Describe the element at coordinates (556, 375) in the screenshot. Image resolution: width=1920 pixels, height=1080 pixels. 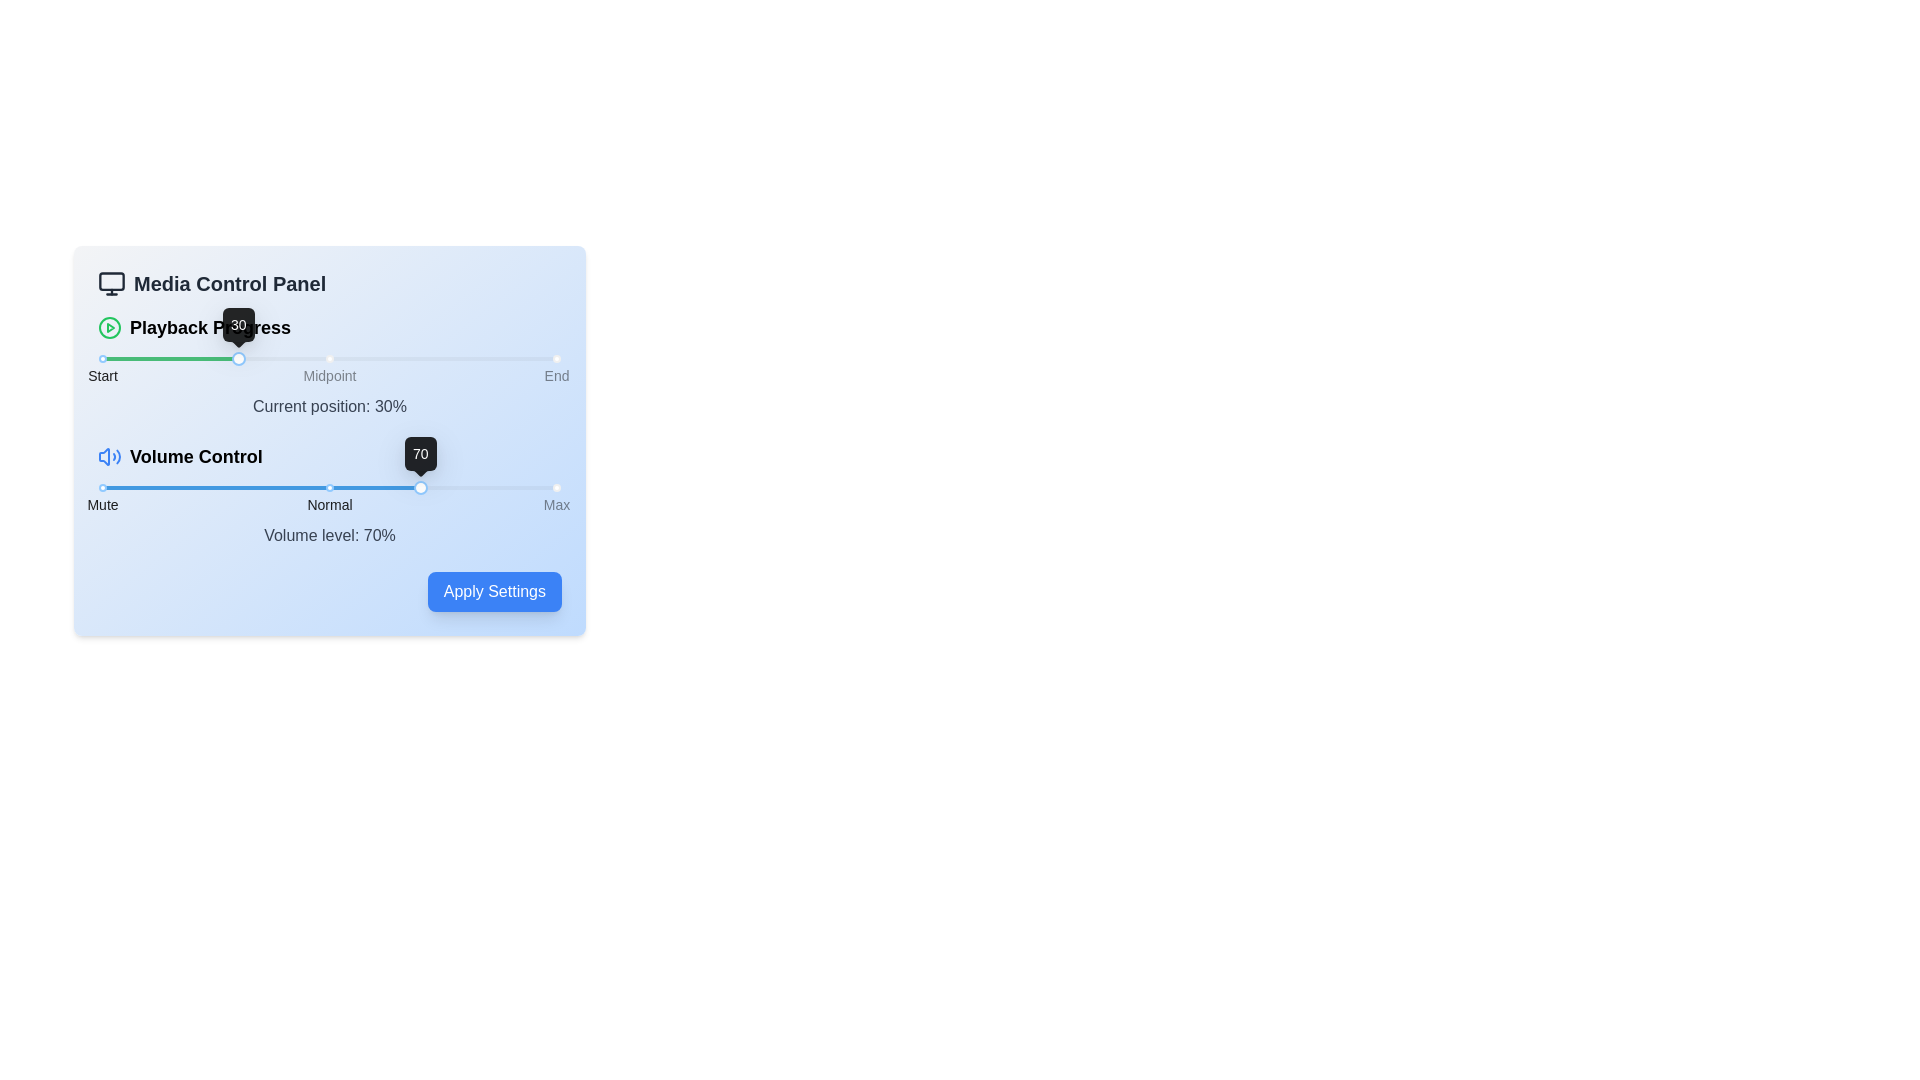
I see `the rightmost label of the slider, which indicates the maximum value (100% mark) of the 'Playback Progress' slider` at that location.